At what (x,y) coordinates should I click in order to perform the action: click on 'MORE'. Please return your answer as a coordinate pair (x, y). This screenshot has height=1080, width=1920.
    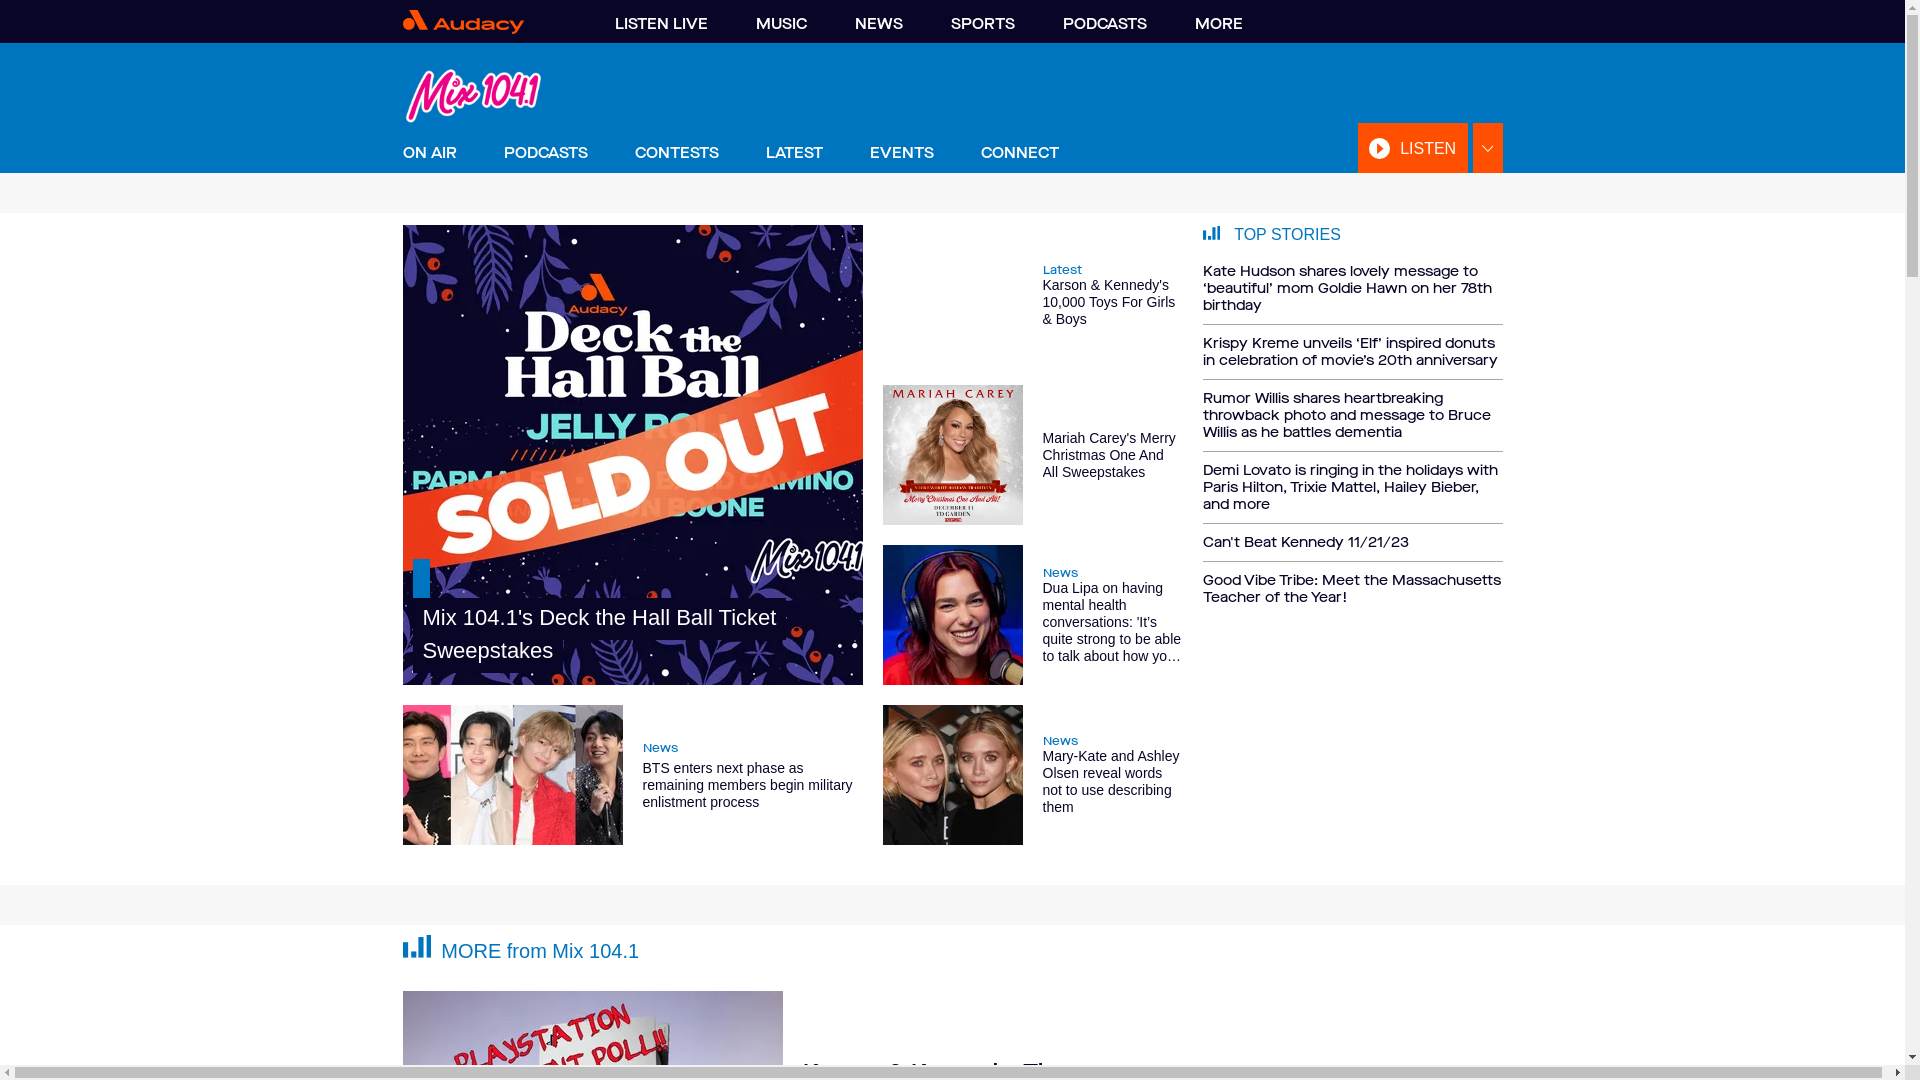
    Looking at the image, I should click on (1217, 23).